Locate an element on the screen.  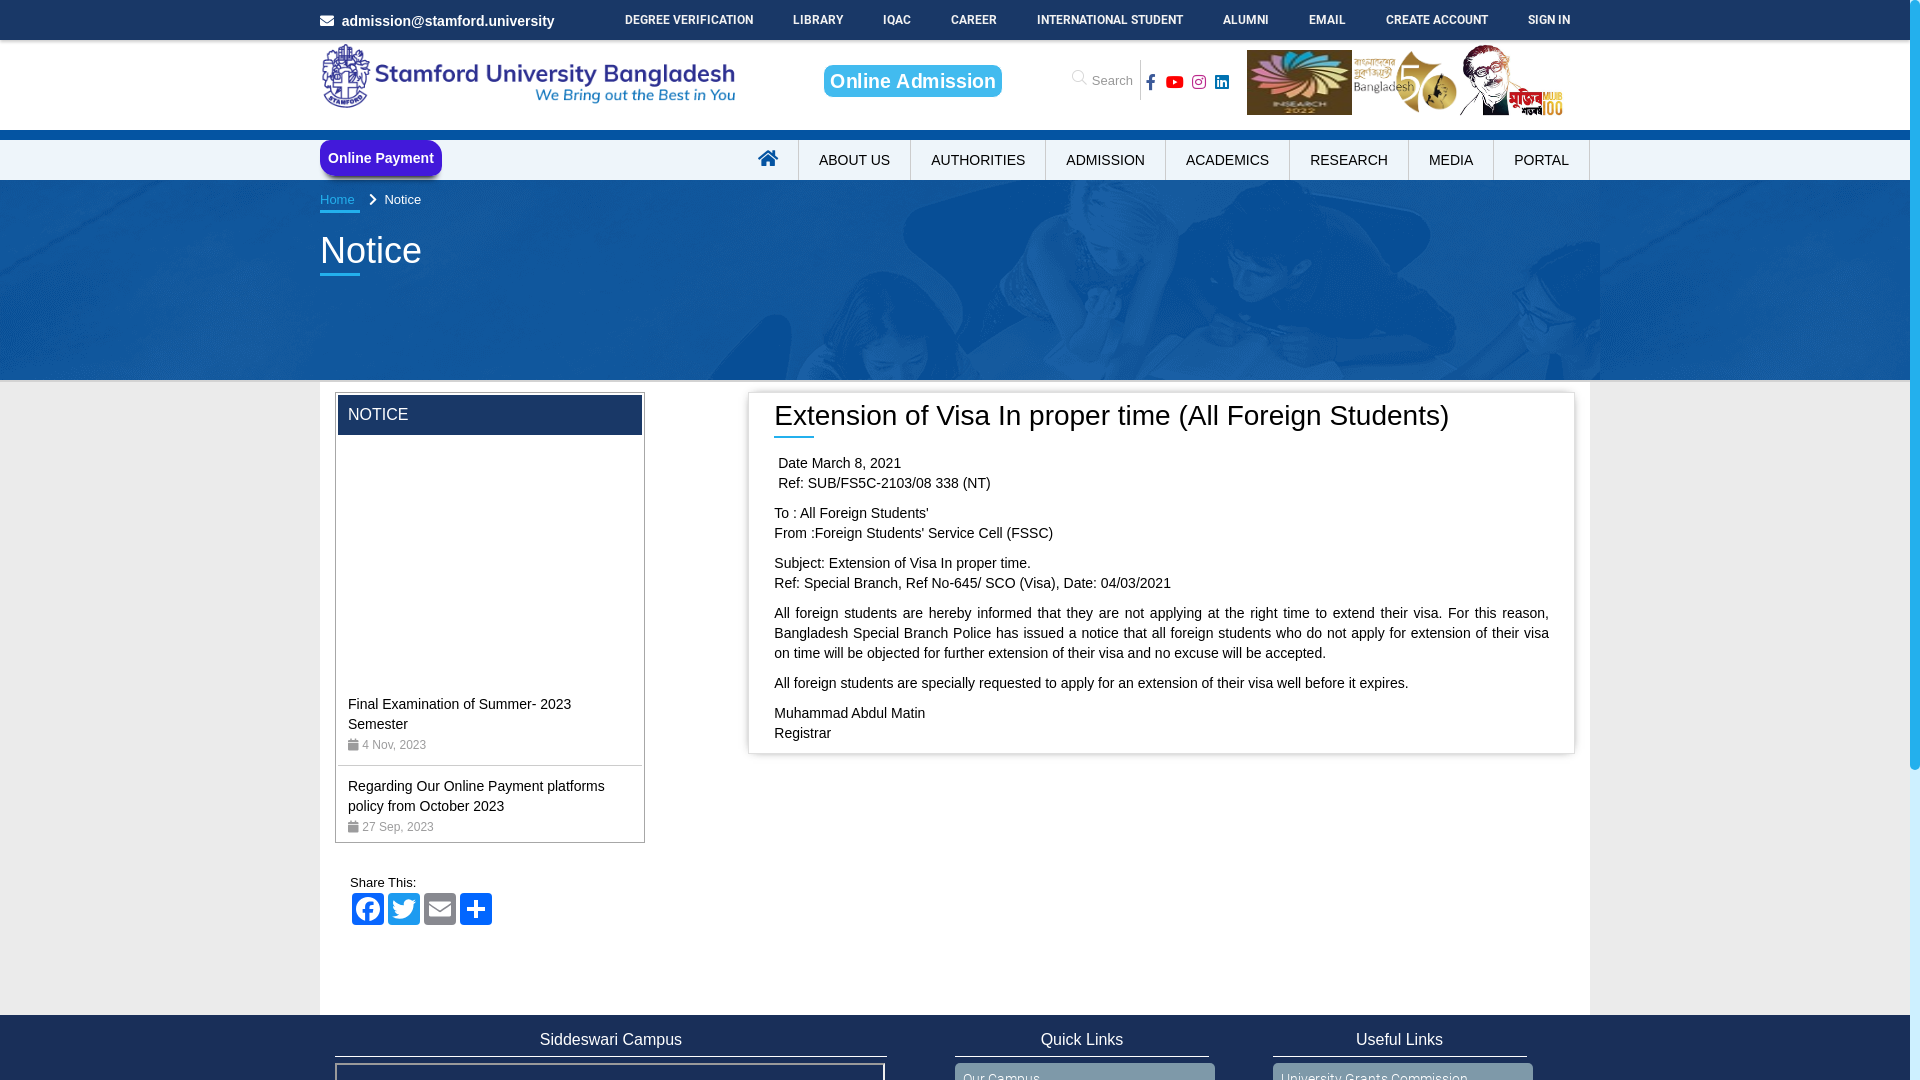
'IQAC' is located at coordinates (896, 19).